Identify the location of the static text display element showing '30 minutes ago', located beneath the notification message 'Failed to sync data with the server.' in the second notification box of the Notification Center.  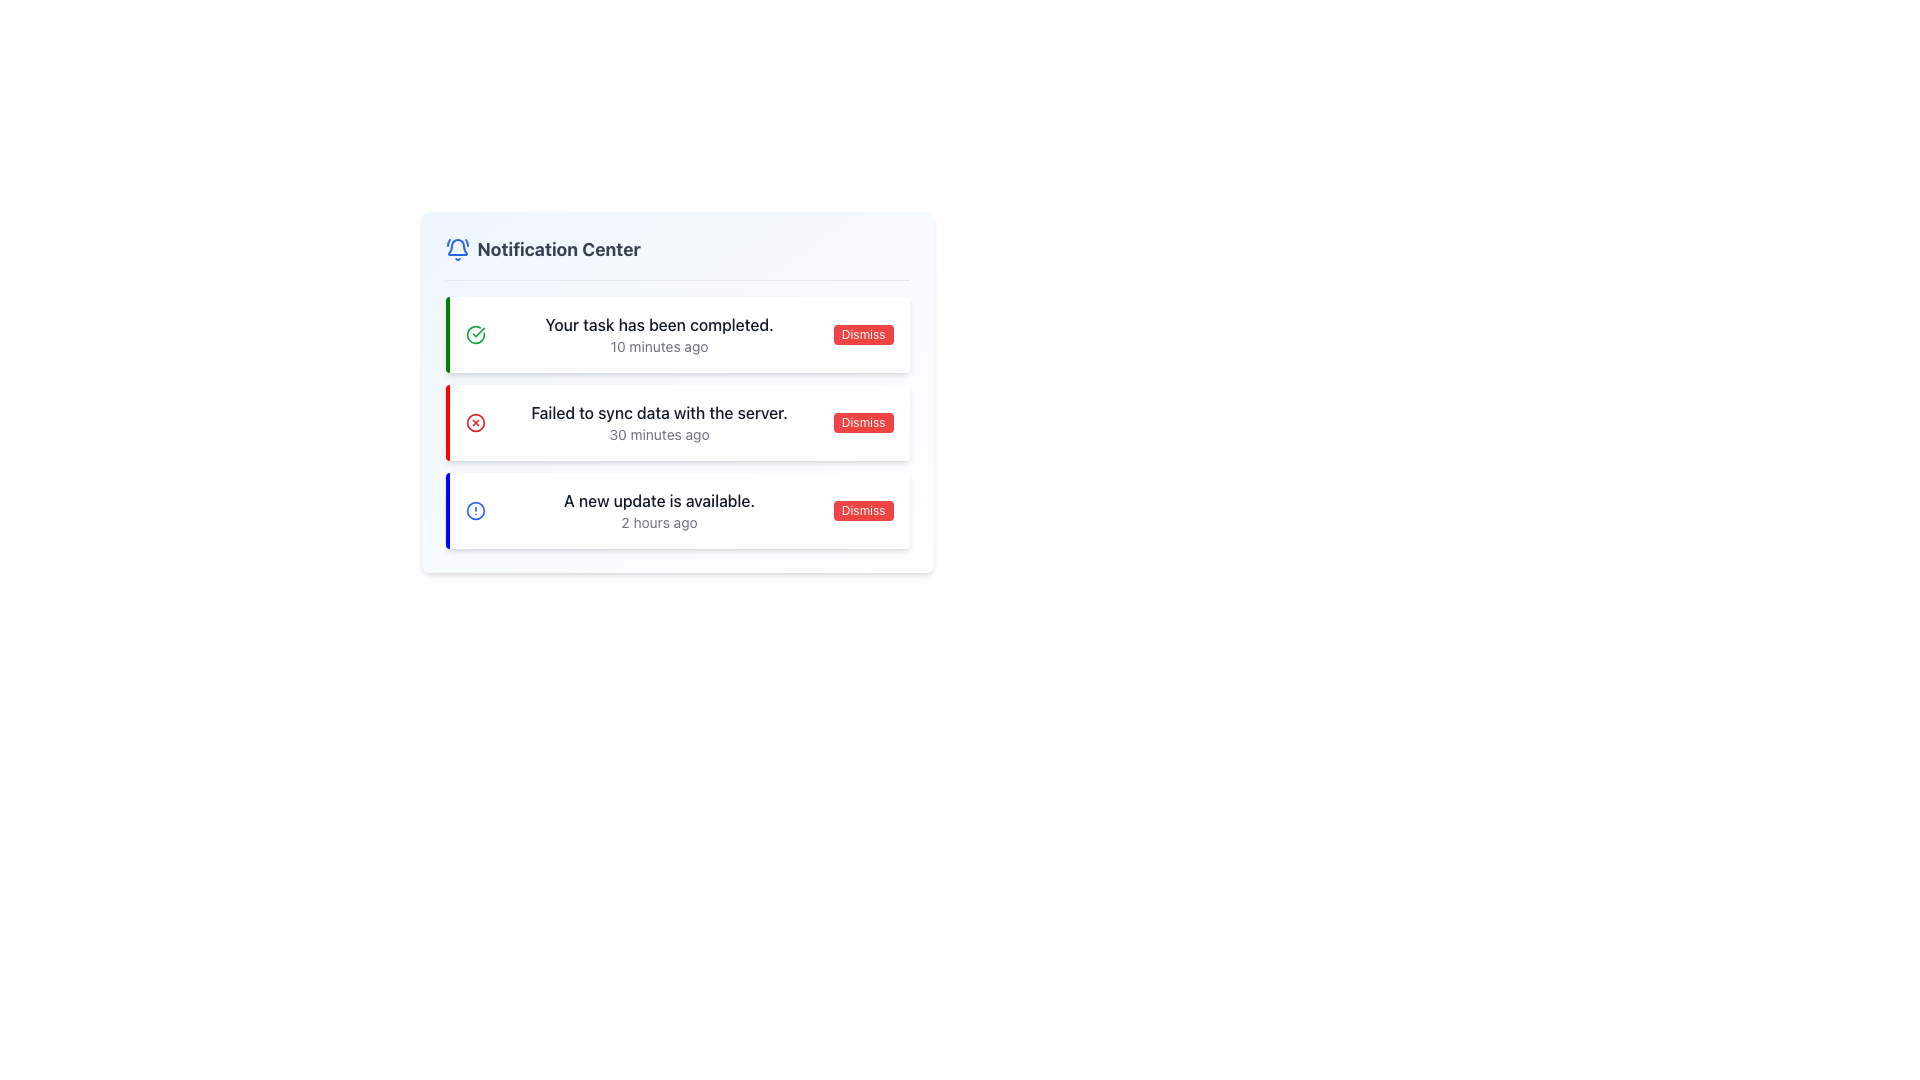
(659, 434).